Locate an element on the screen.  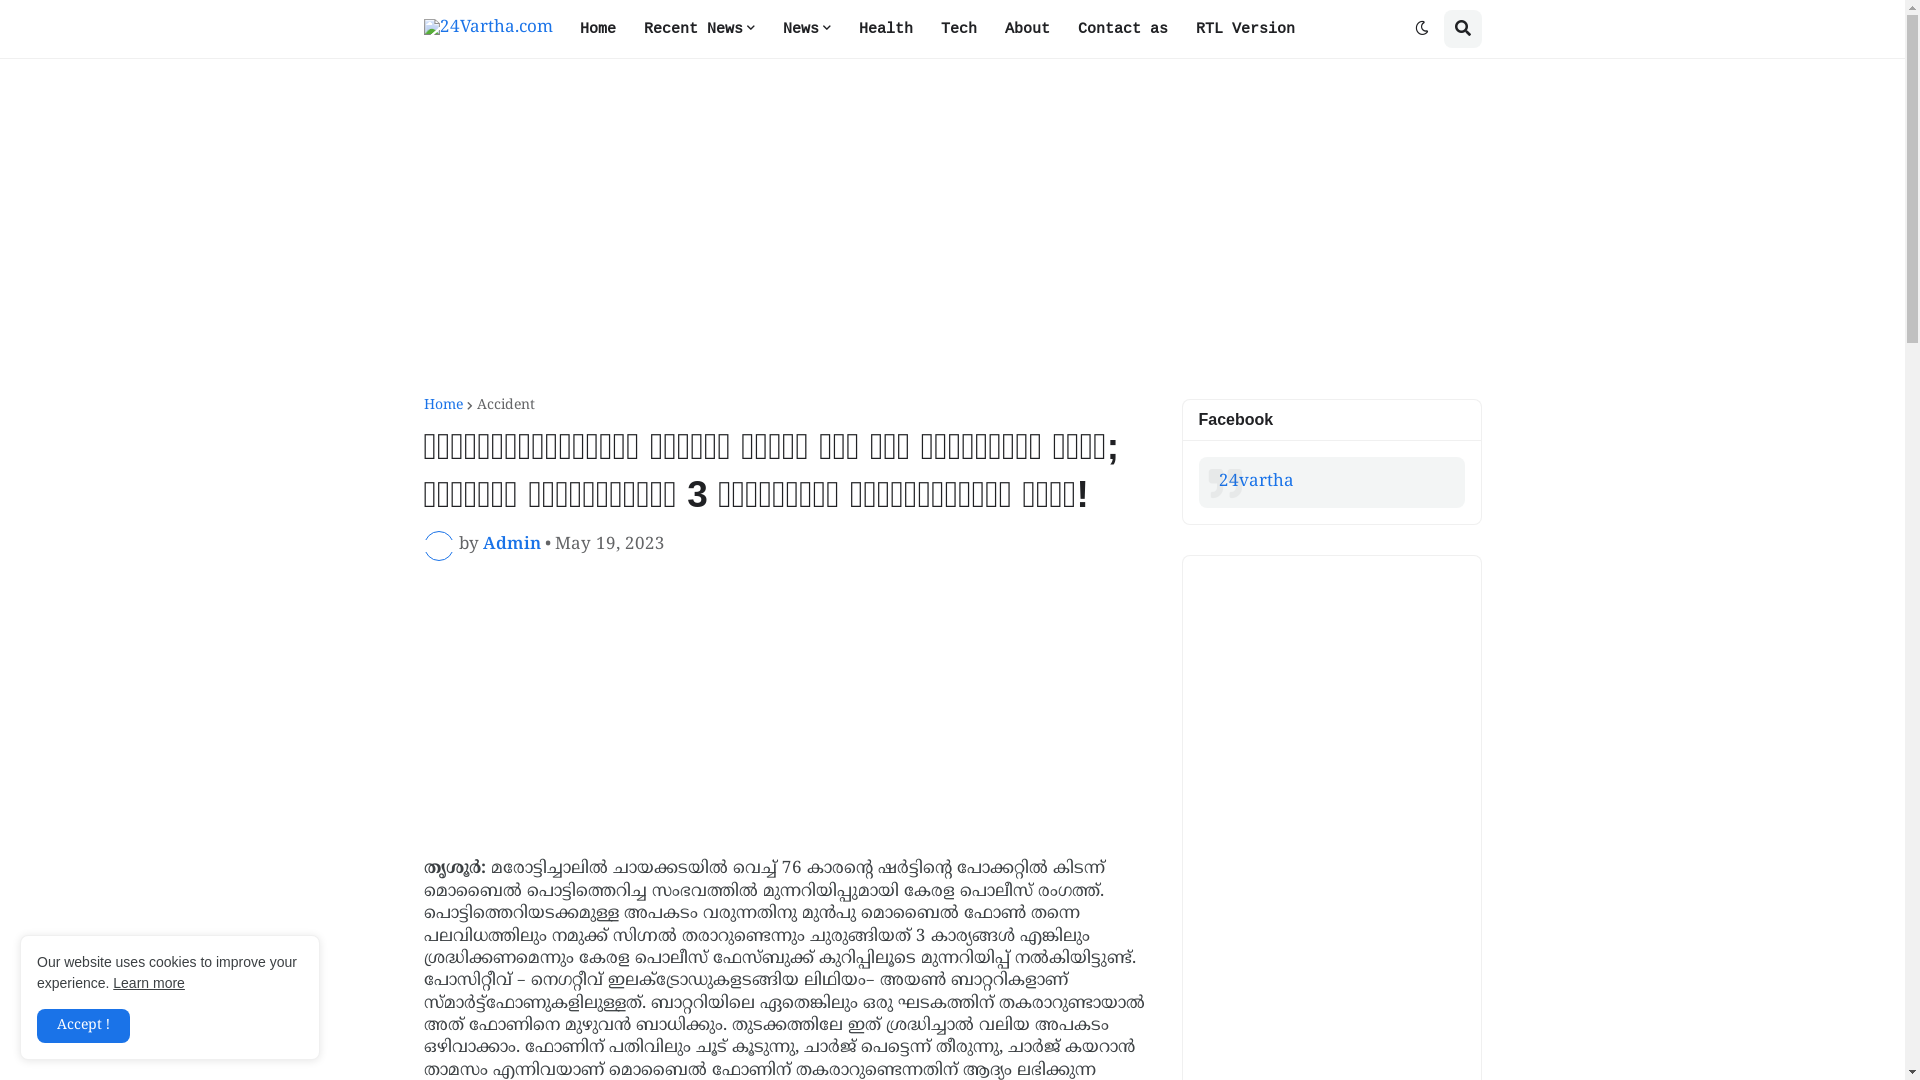
'24vartha' is located at coordinates (1254, 482).